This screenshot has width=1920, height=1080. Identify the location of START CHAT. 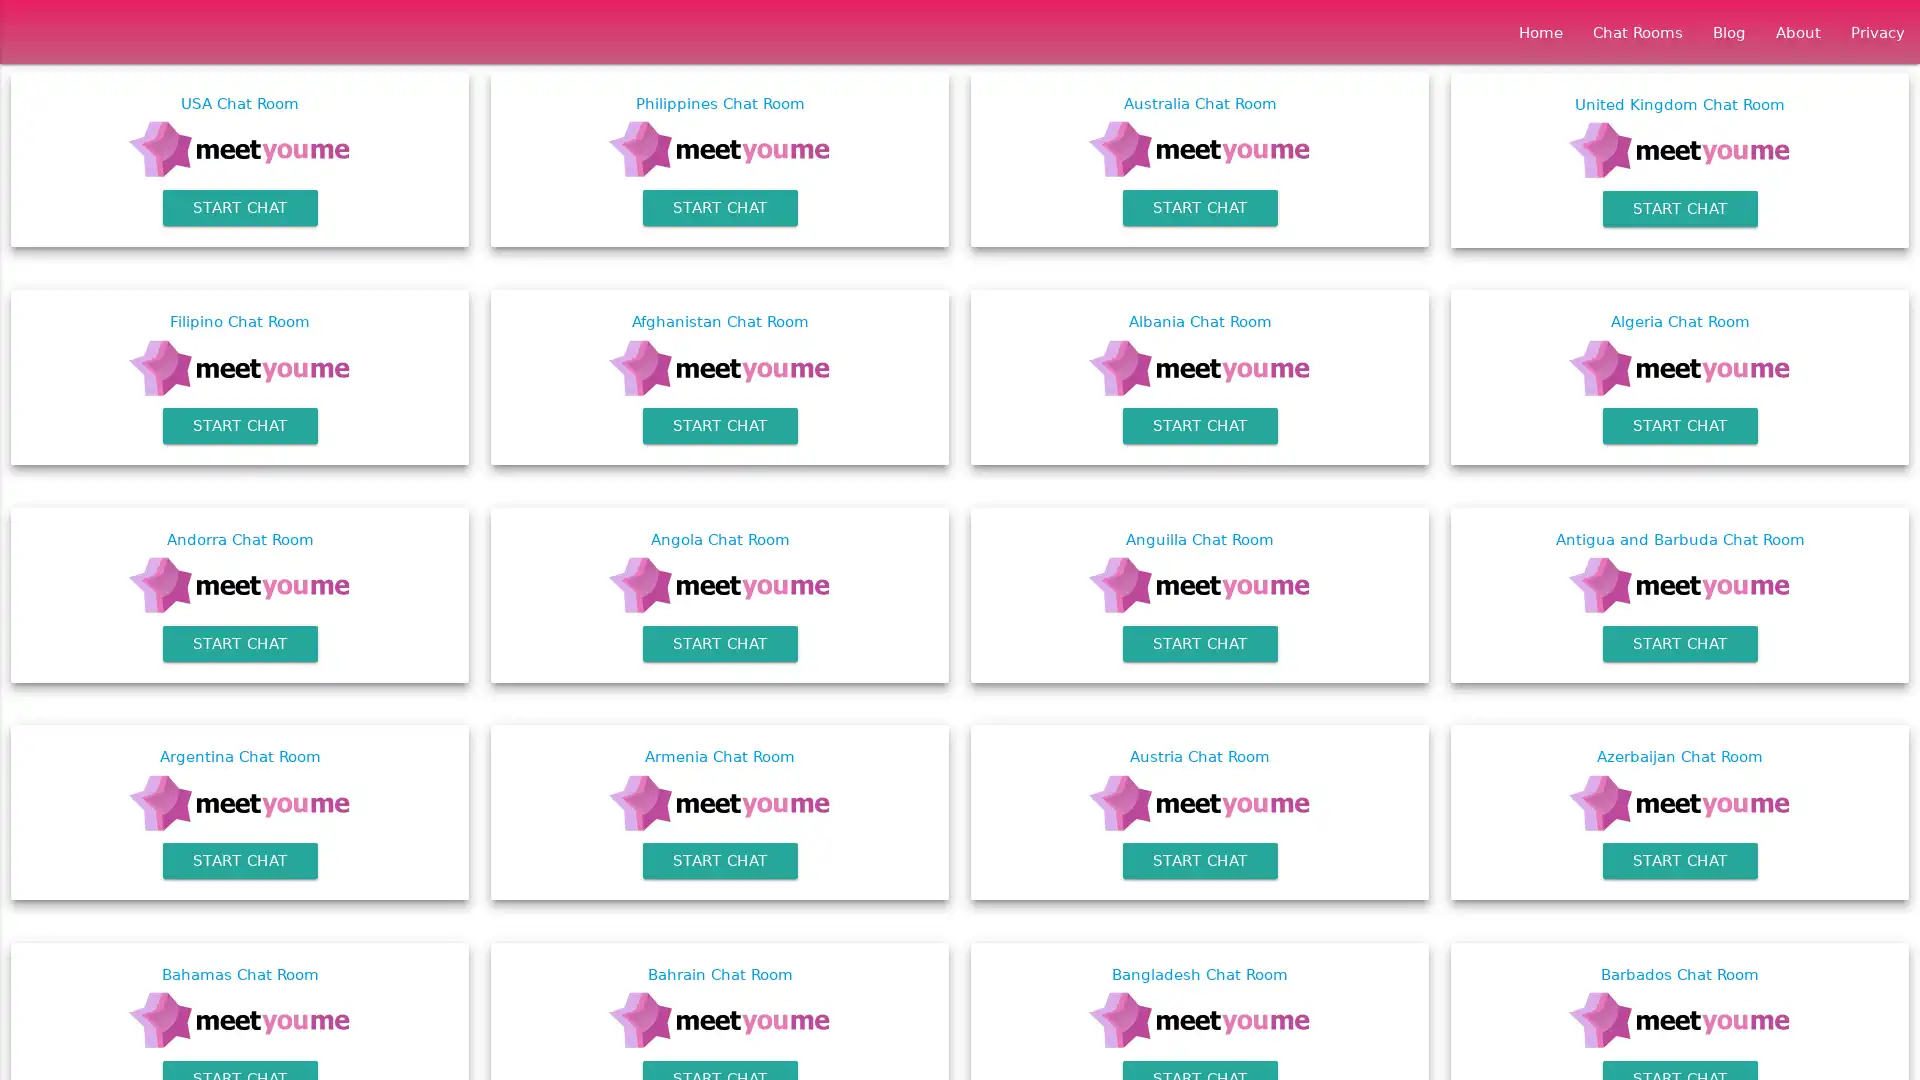
(1199, 424).